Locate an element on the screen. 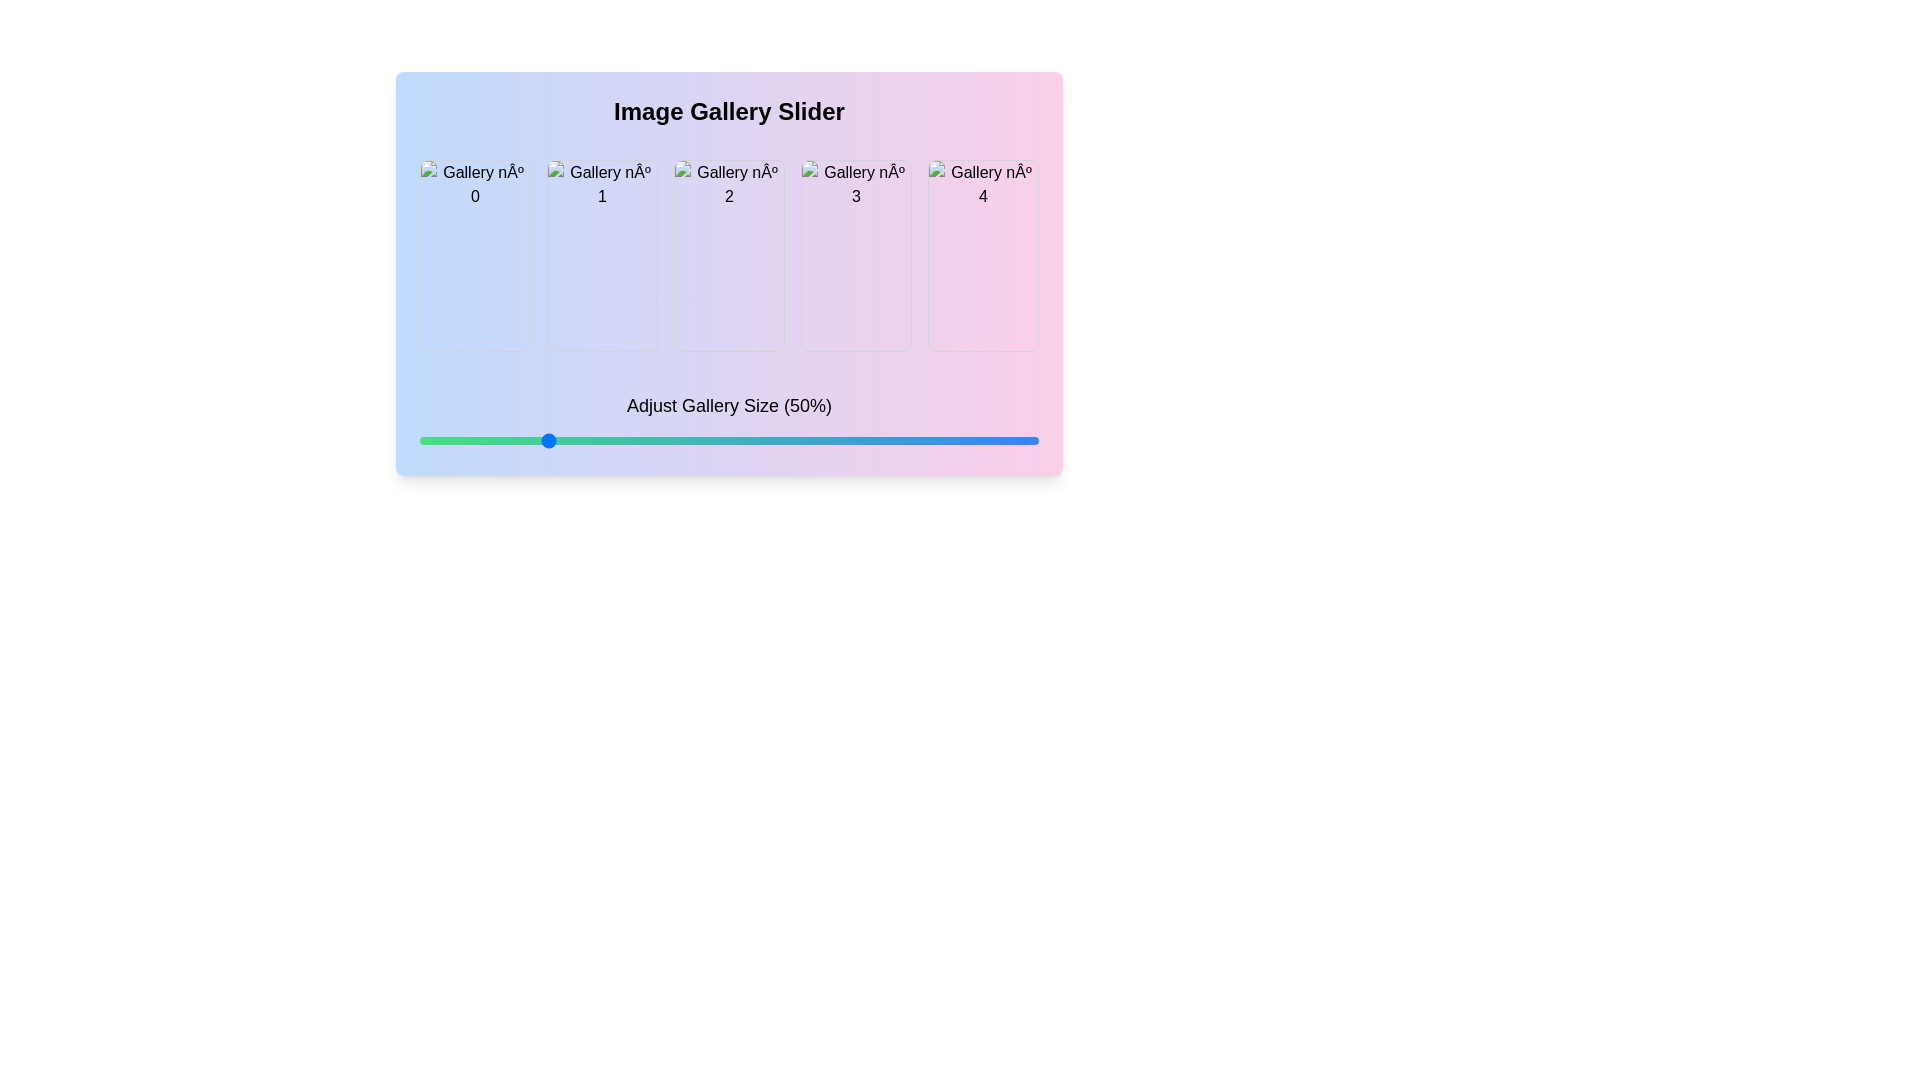 This screenshot has width=1920, height=1080. the gallery size slider to 126% is located at coordinates (919, 439).